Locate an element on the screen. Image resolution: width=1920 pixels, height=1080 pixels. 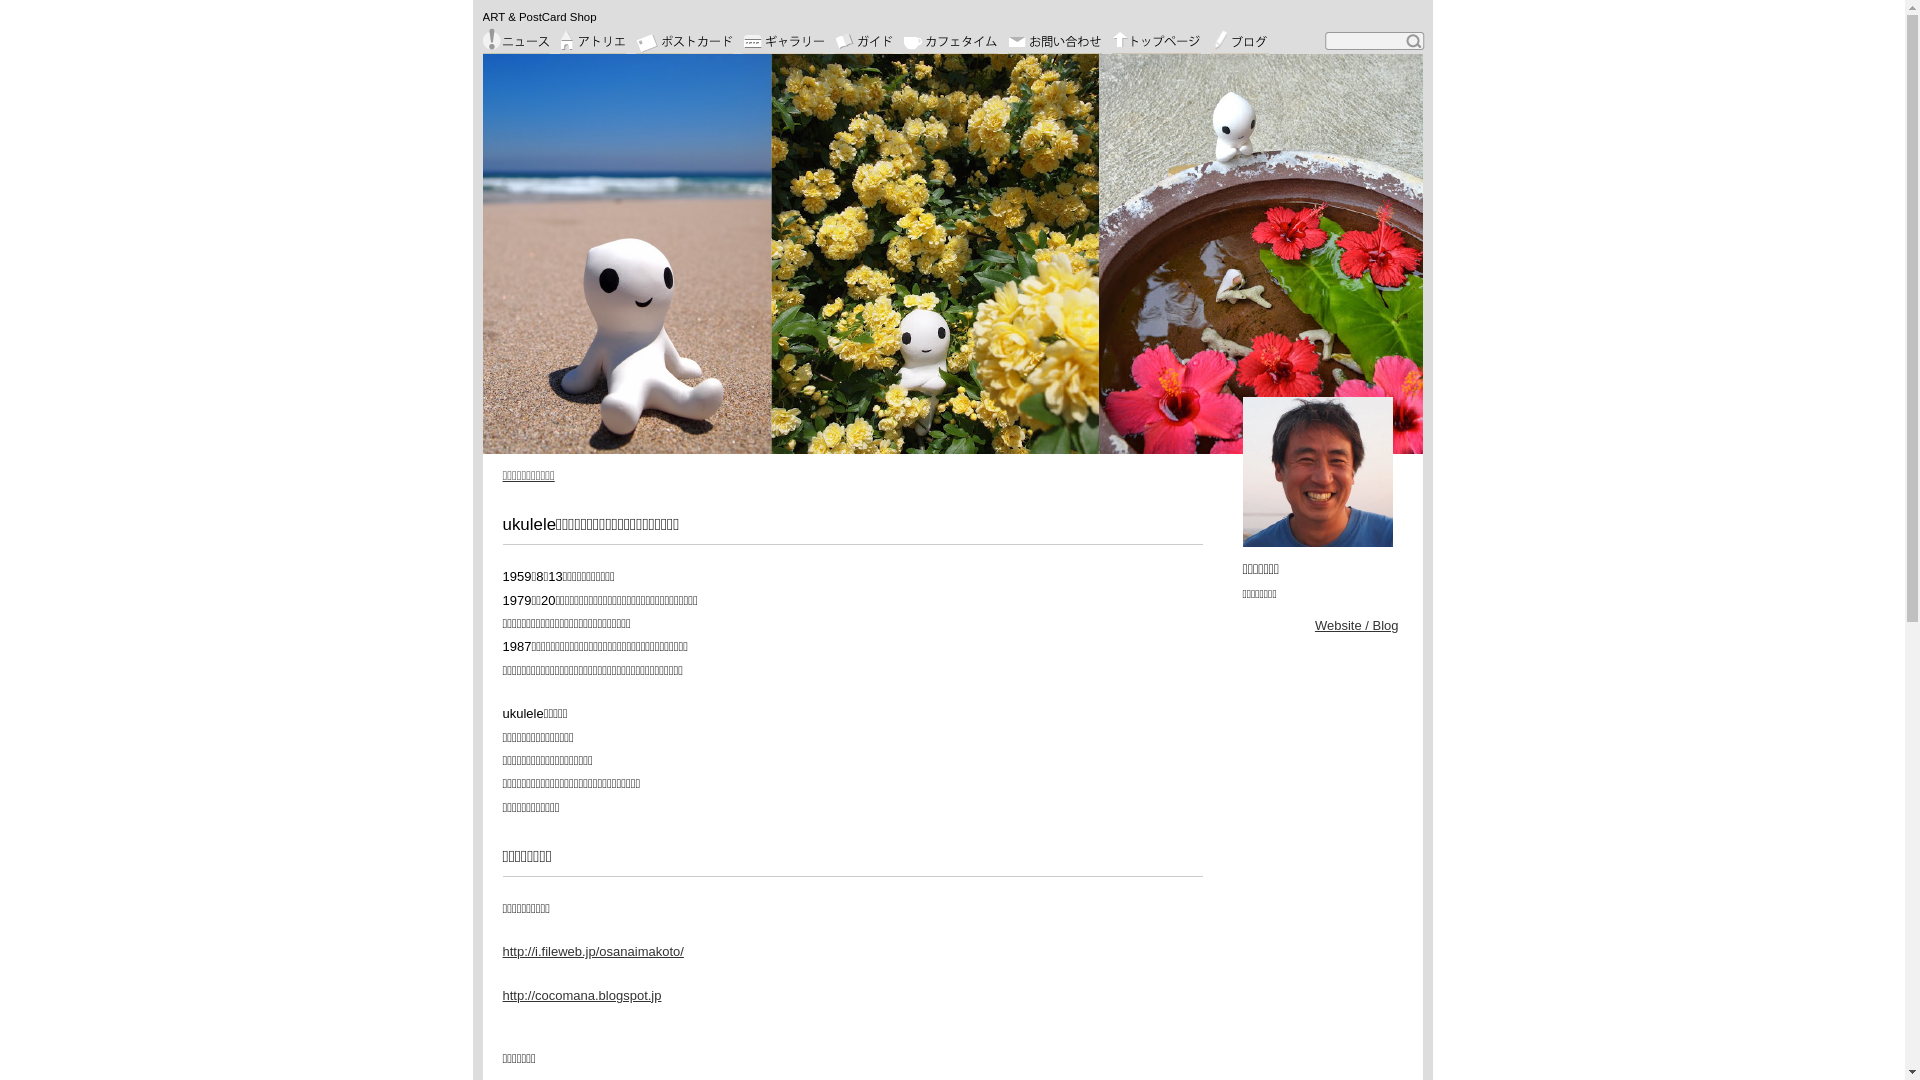
'http://cocomana.blogspot.jp' is located at coordinates (580, 995).